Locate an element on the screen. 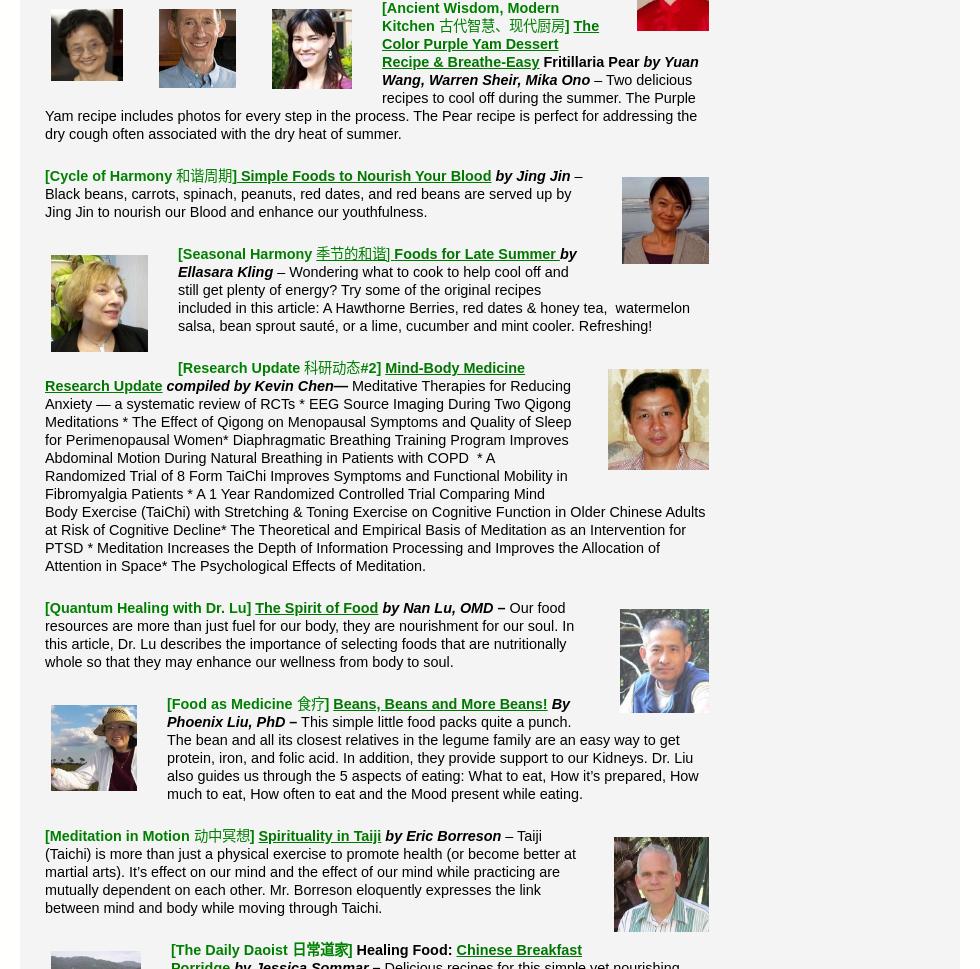 The width and height of the screenshot is (980, 969). 'by Yuan Wang, Warren Sheir, Mika Ono' is located at coordinates (539, 70).